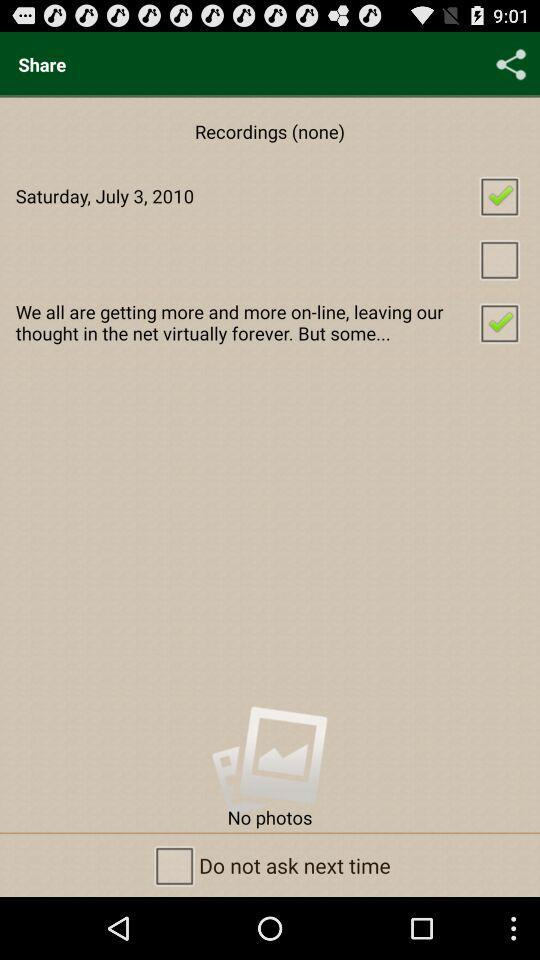 This screenshot has width=540, height=960. What do you see at coordinates (511, 64) in the screenshot?
I see `switch share` at bounding box center [511, 64].